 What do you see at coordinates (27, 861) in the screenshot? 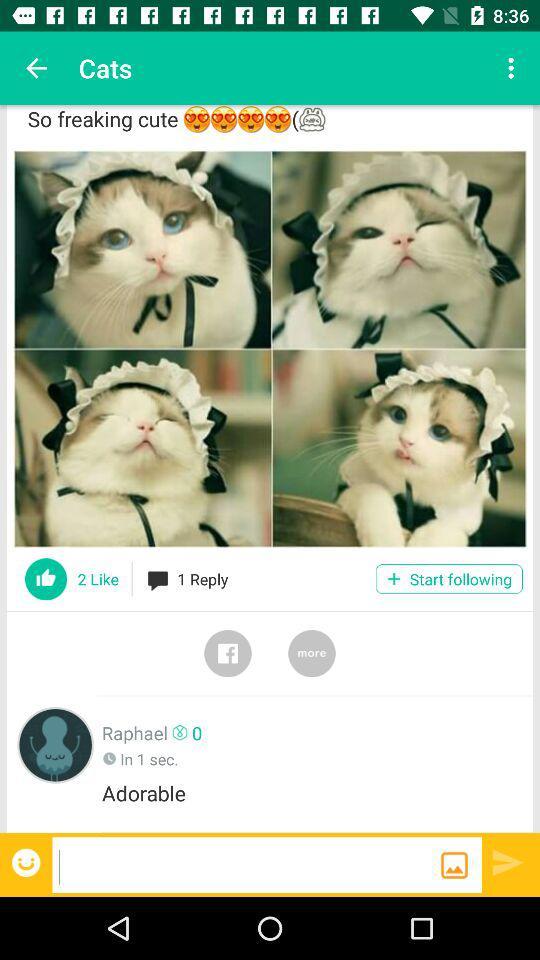
I see `the emoji icon` at bounding box center [27, 861].